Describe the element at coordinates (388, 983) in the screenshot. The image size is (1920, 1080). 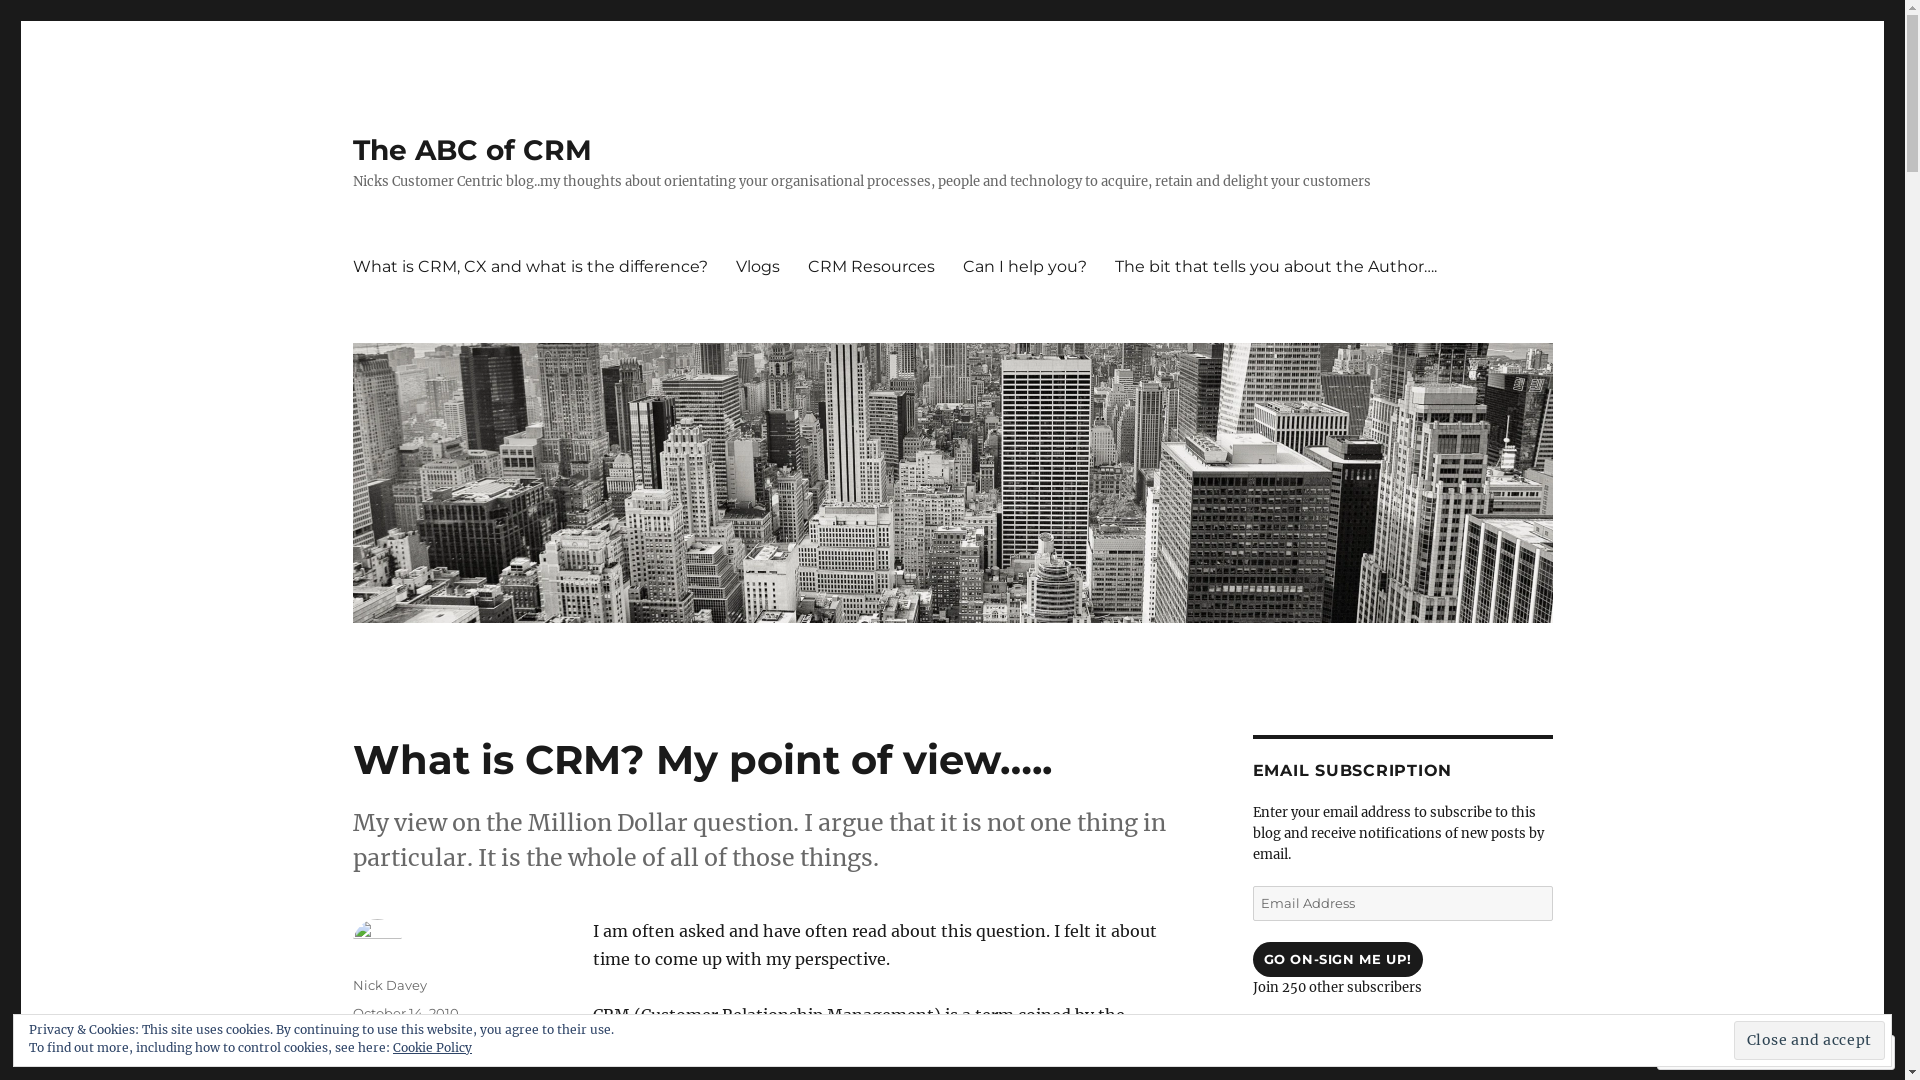
I see `'Nick Davey'` at that location.